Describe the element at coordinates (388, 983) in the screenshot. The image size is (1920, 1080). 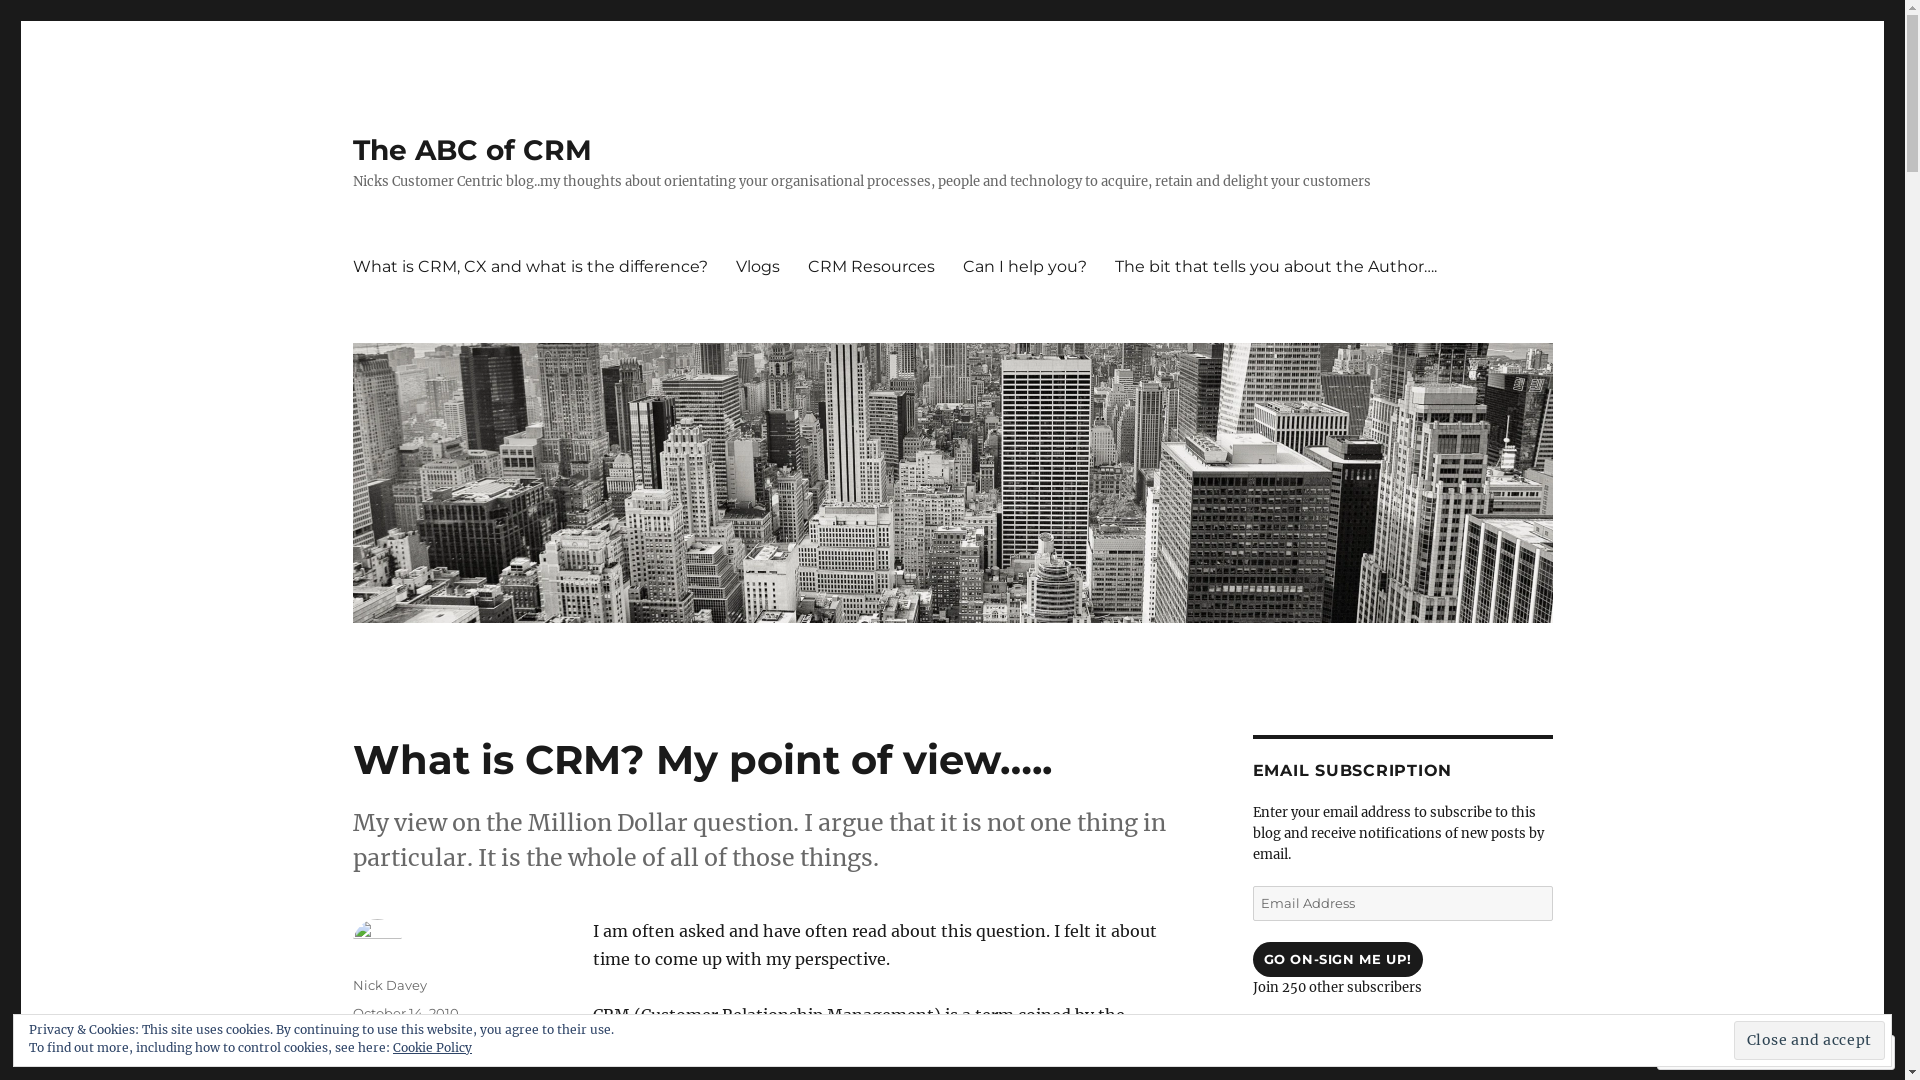
I see `'Nick Davey'` at that location.